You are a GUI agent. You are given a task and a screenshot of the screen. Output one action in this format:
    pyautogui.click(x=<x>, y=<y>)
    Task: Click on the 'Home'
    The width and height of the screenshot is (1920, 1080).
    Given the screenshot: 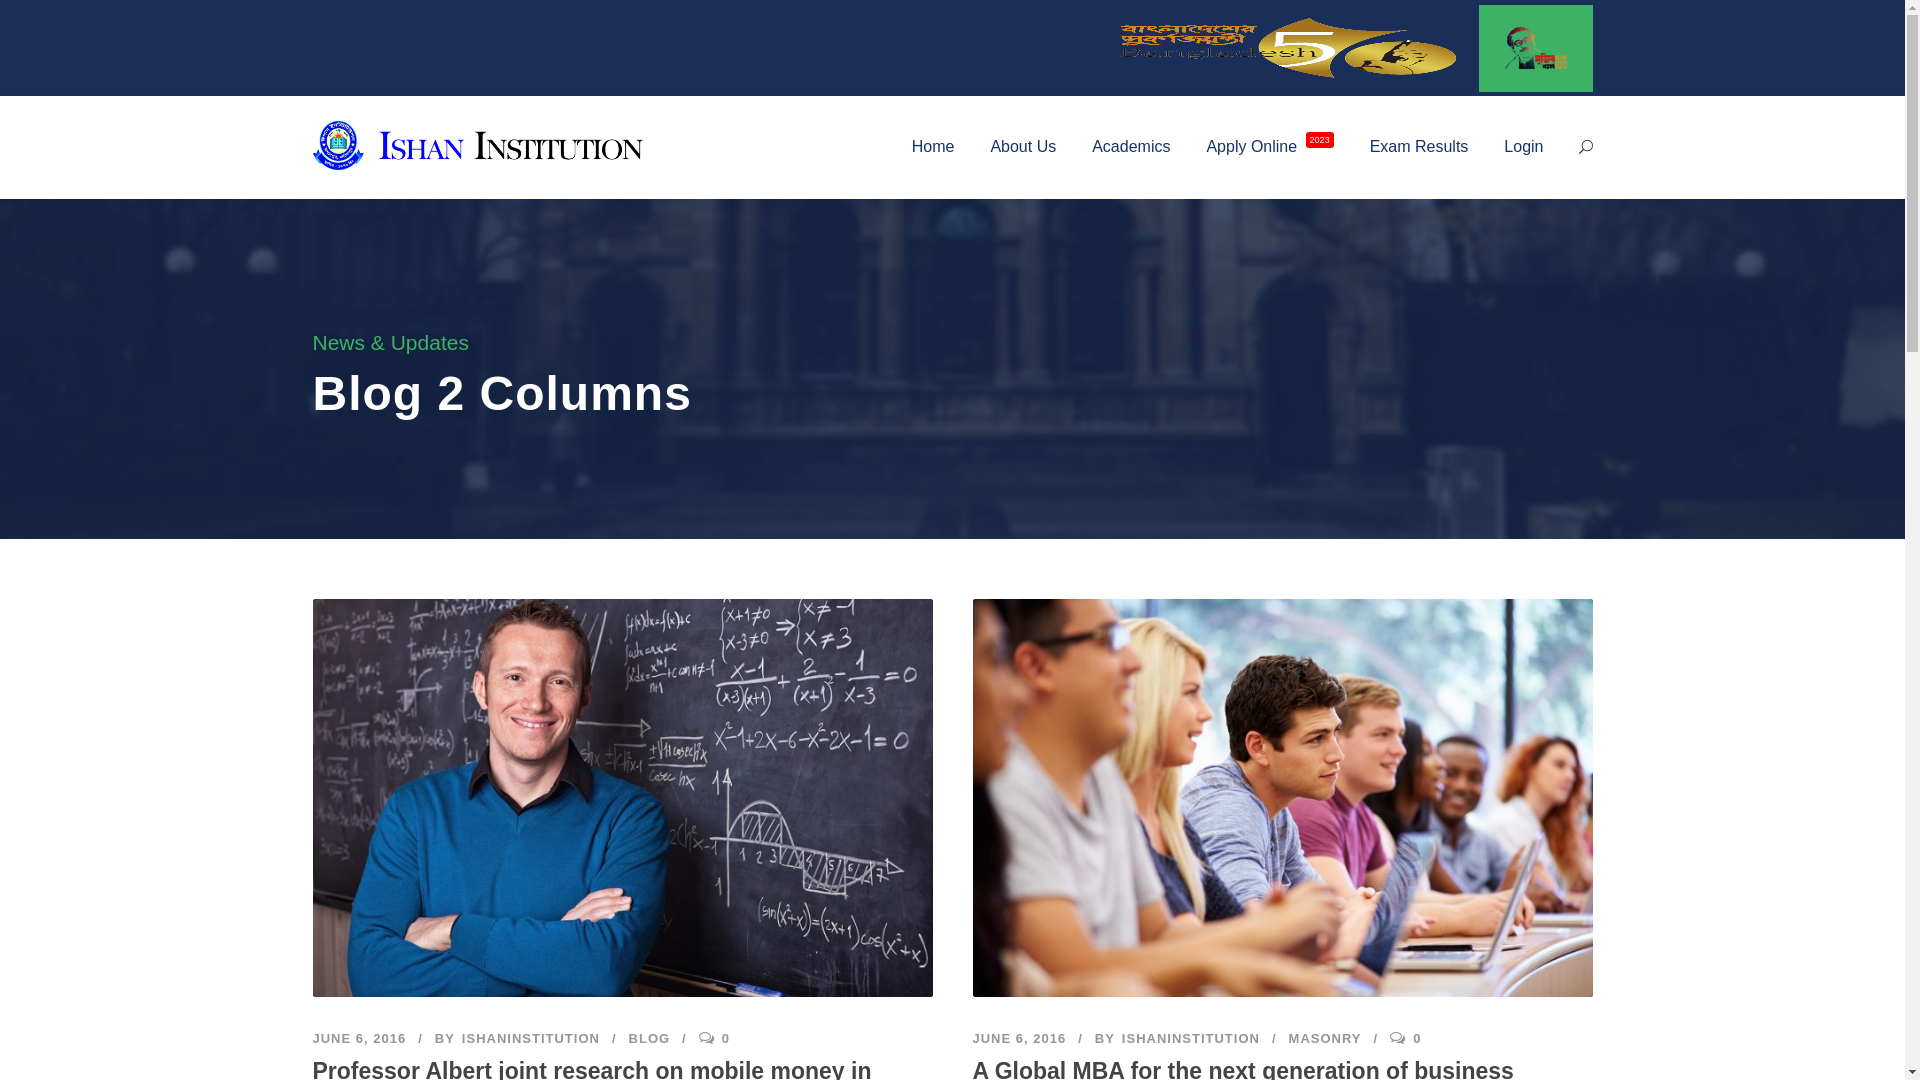 What is the action you would take?
    pyautogui.click(x=911, y=162)
    